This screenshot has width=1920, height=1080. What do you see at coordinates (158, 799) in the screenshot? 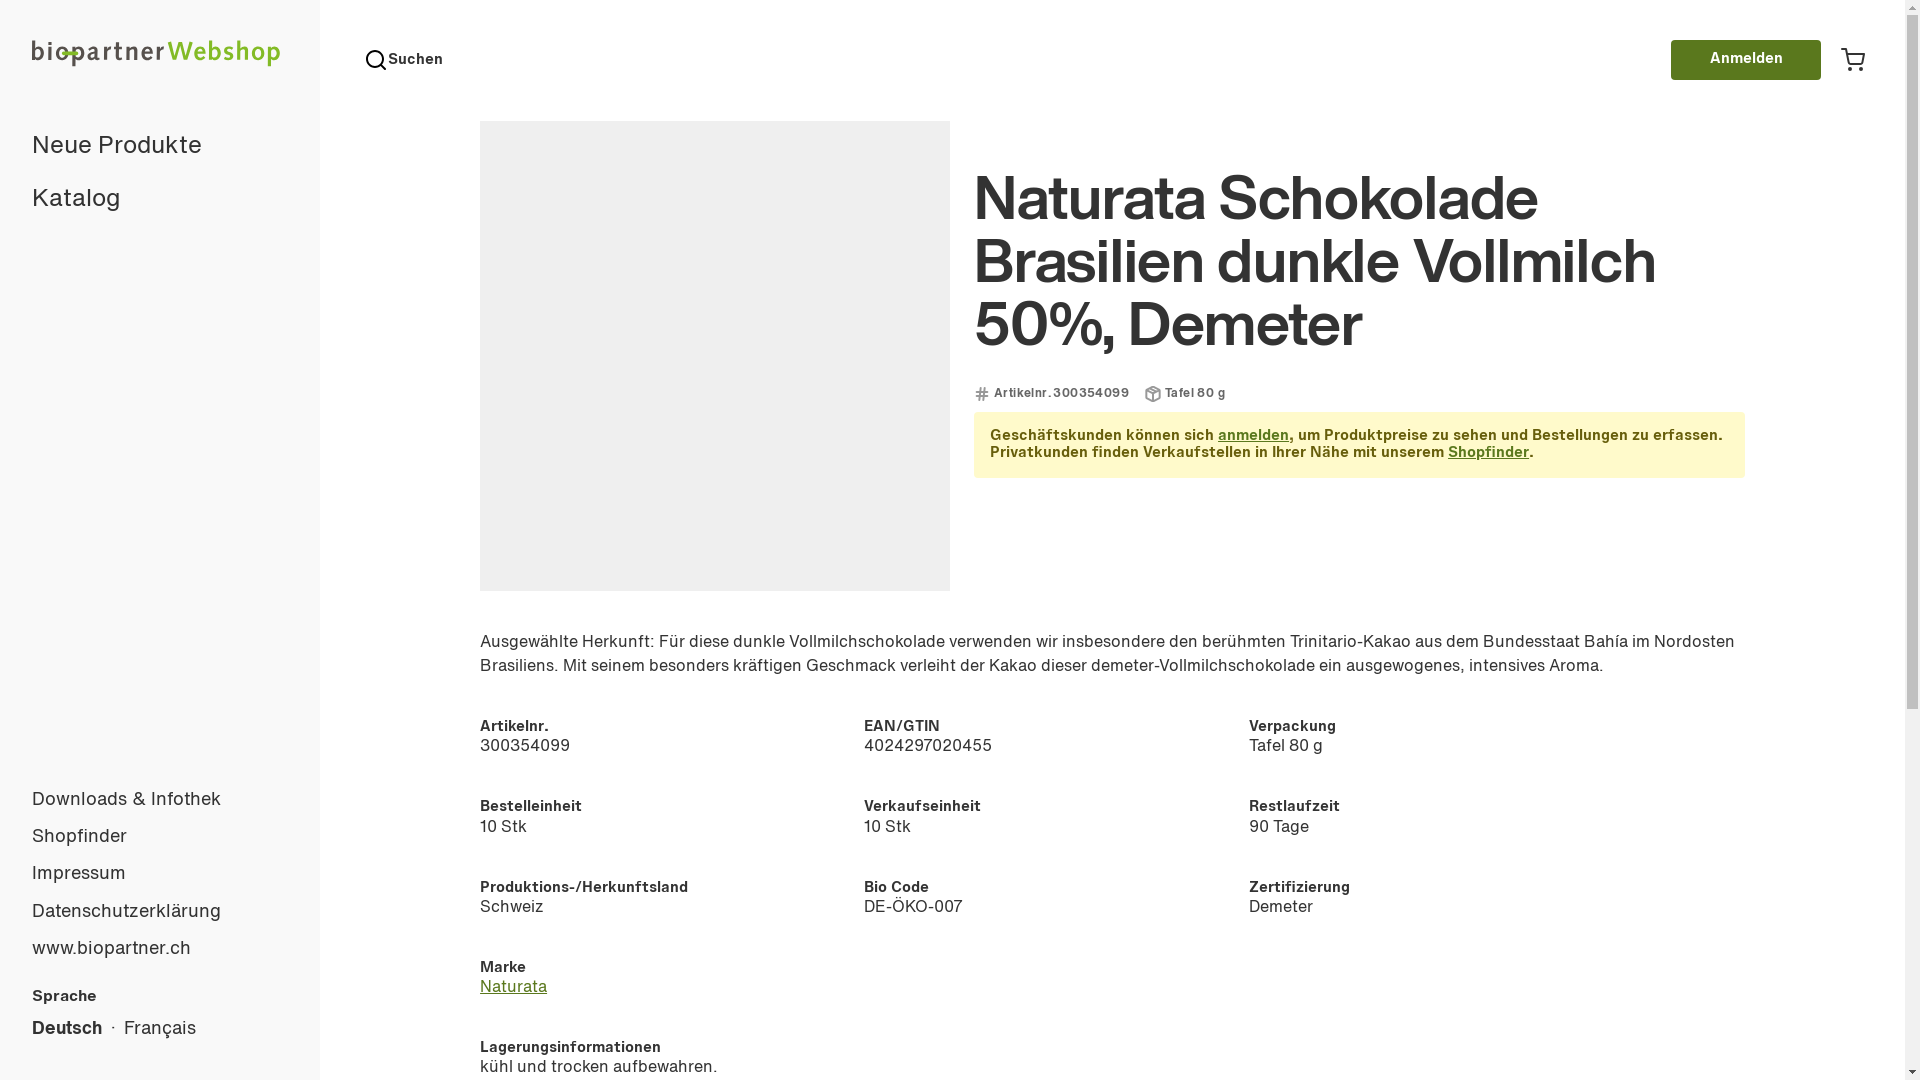
I see `'Downloads & Infothek'` at bounding box center [158, 799].